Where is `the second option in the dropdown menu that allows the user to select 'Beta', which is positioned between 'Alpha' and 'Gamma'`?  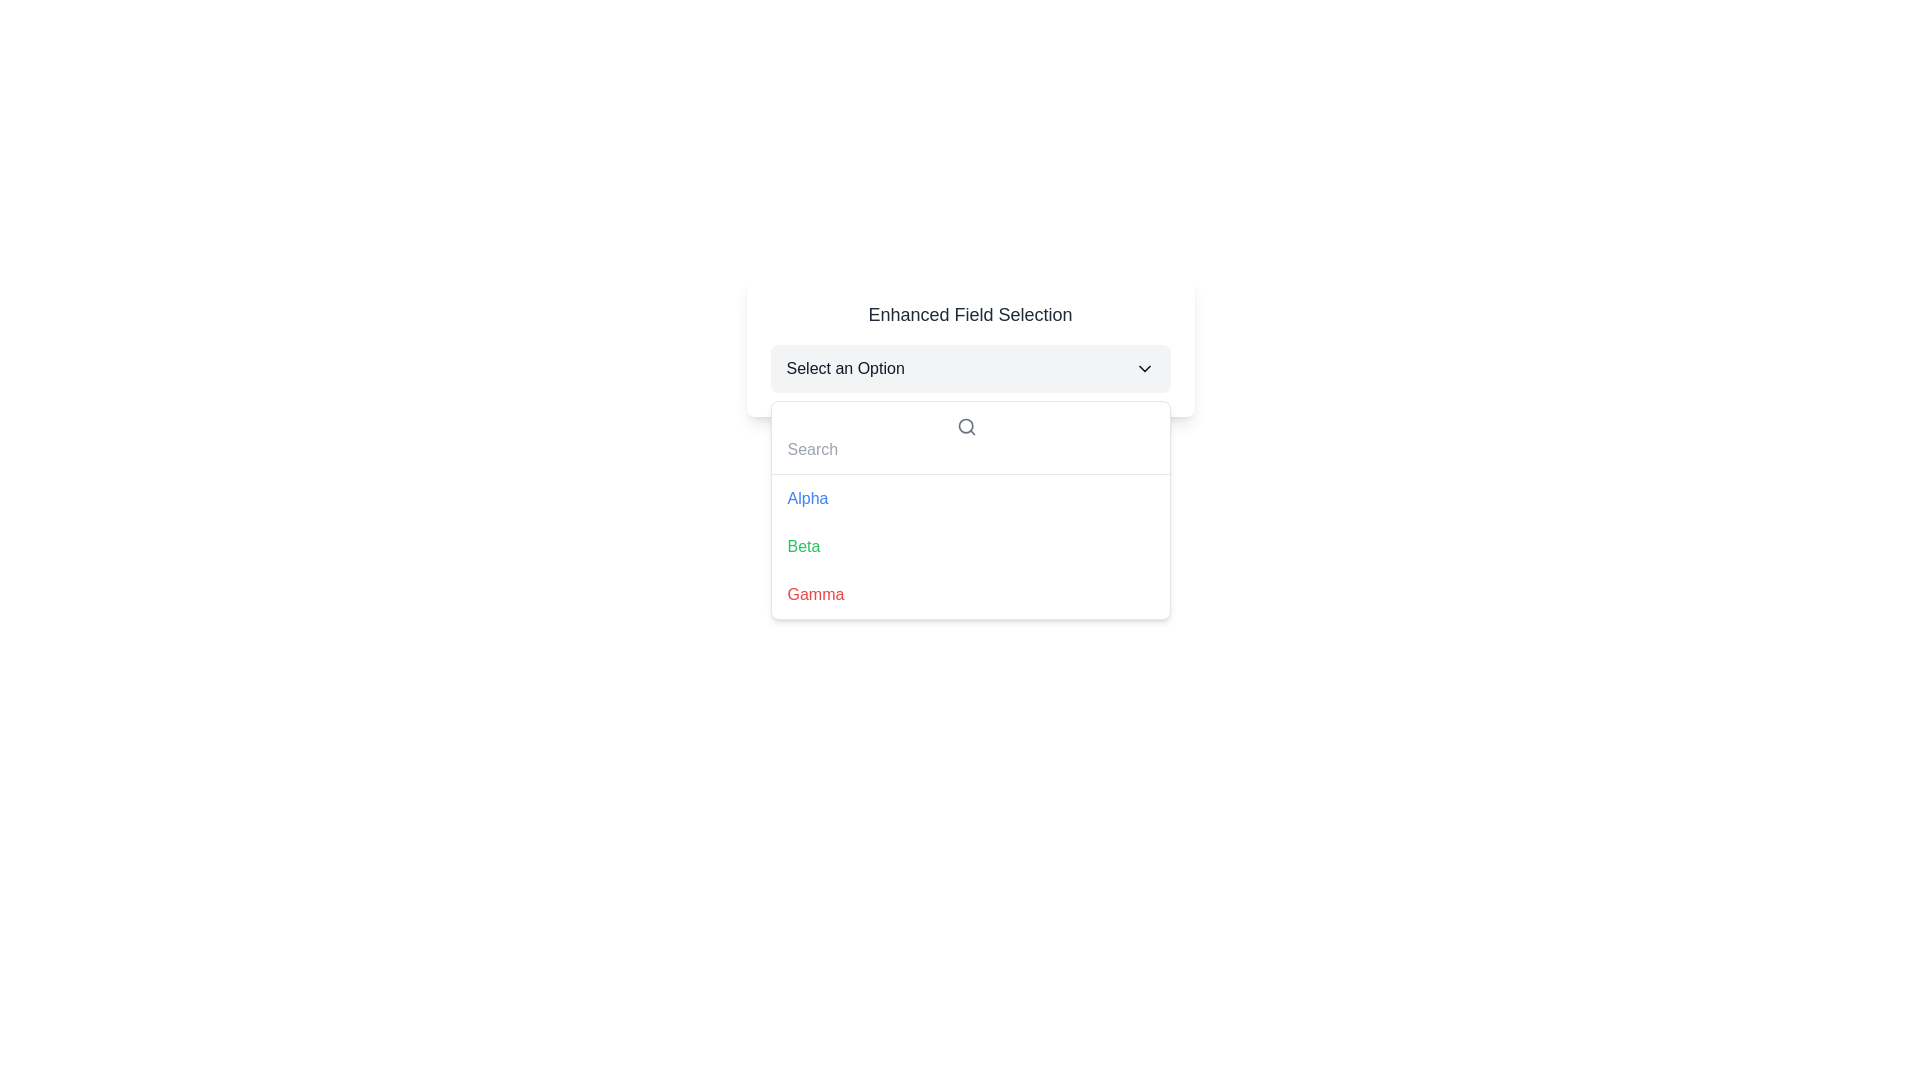
the second option in the dropdown menu that allows the user to select 'Beta', which is positioned between 'Alpha' and 'Gamma' is located at coordinates (803, 547).